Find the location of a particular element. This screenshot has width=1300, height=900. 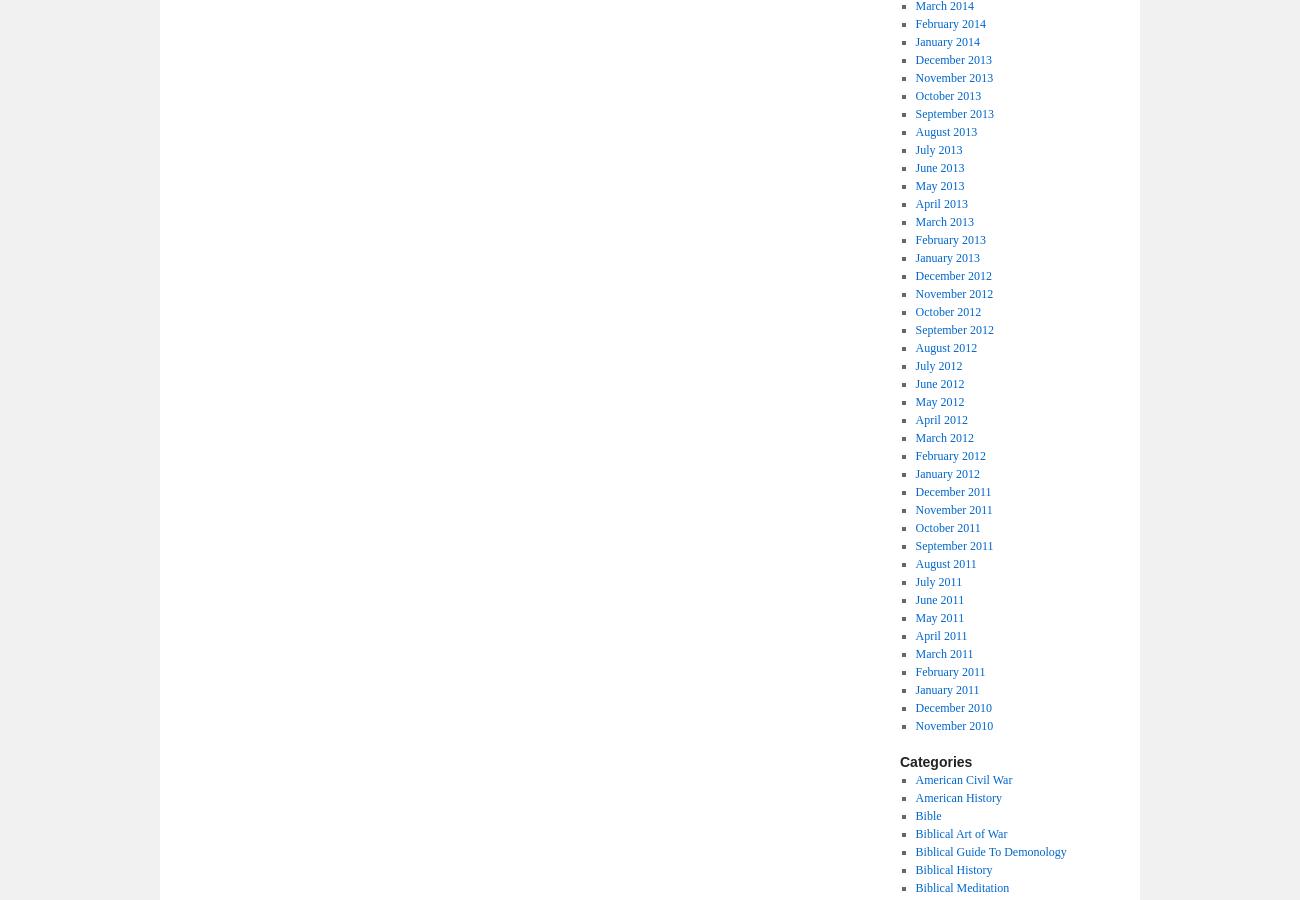

'Biblical Meditation' is located at coordinates (962, 888).